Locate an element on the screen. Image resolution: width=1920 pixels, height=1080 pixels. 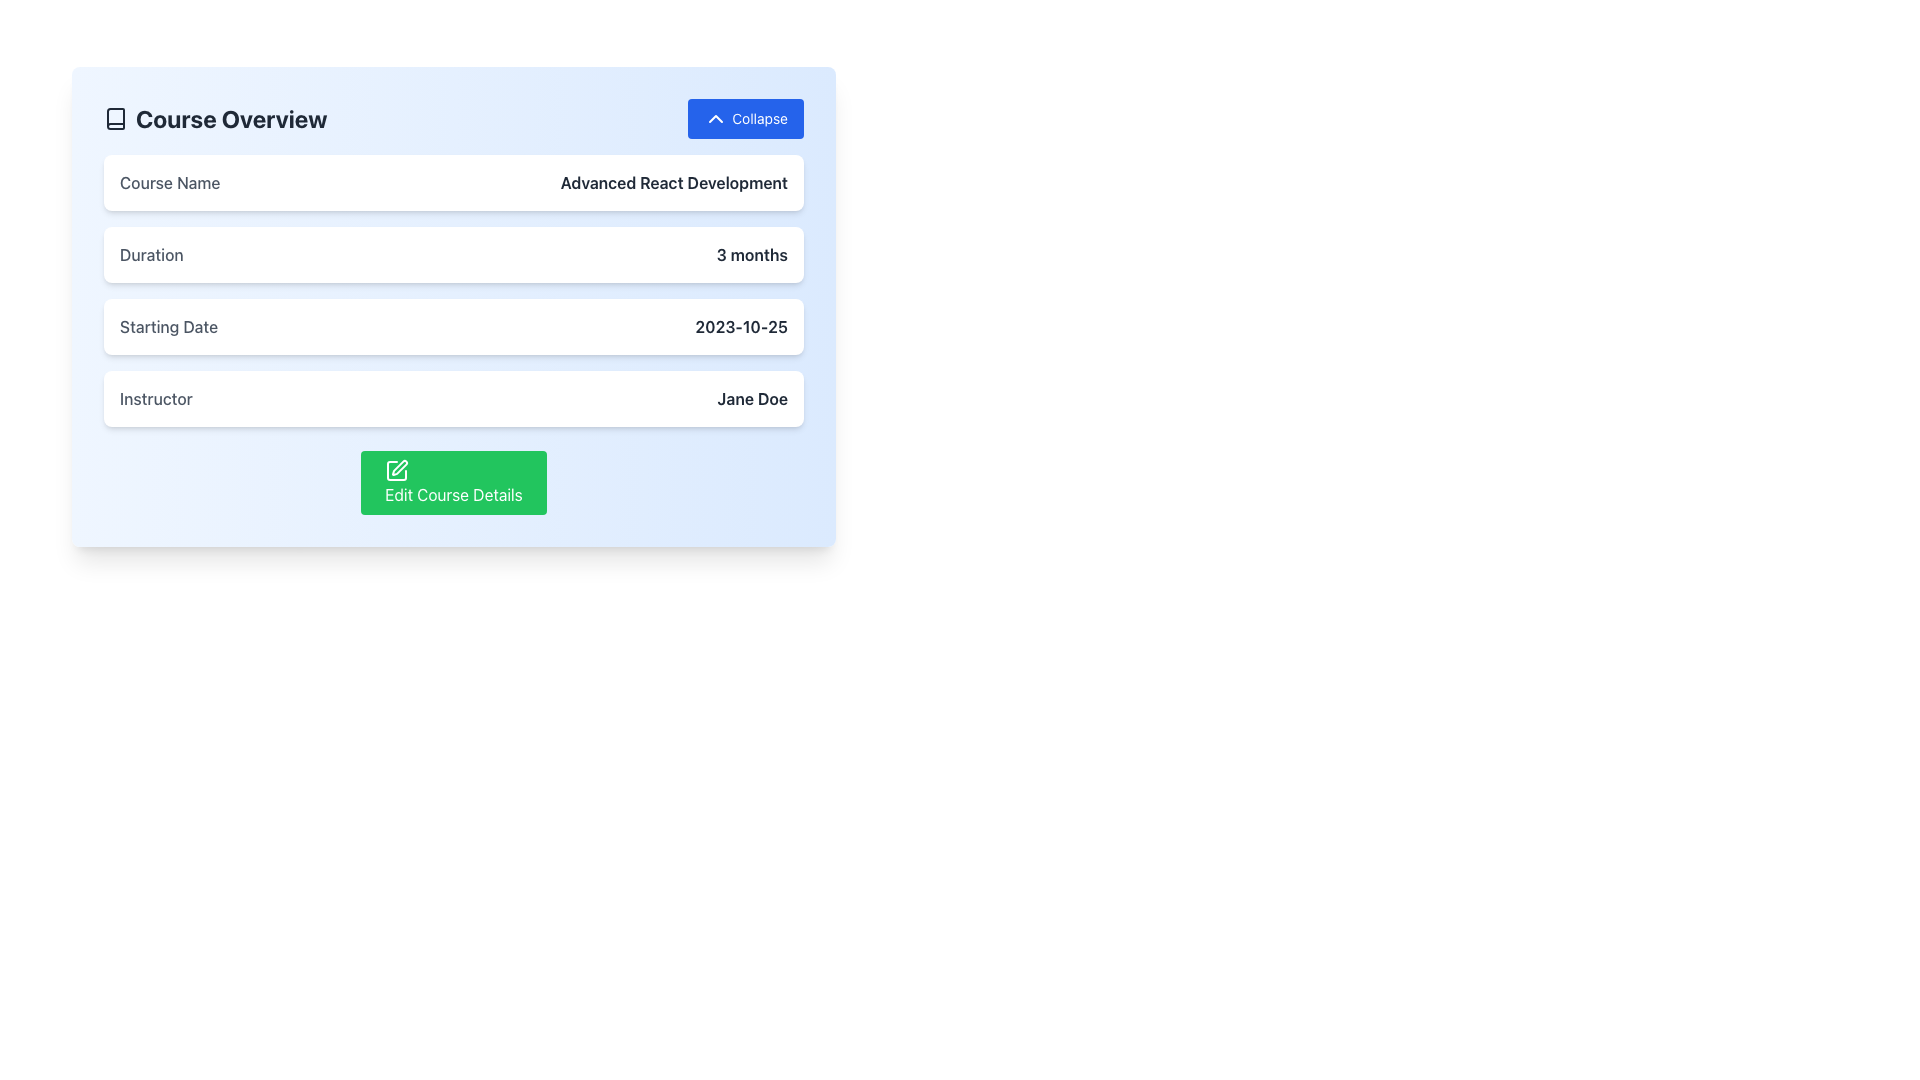
the green pen icon located to the left of the 'Edit Course Details' button is located at coordinates (397, 470).